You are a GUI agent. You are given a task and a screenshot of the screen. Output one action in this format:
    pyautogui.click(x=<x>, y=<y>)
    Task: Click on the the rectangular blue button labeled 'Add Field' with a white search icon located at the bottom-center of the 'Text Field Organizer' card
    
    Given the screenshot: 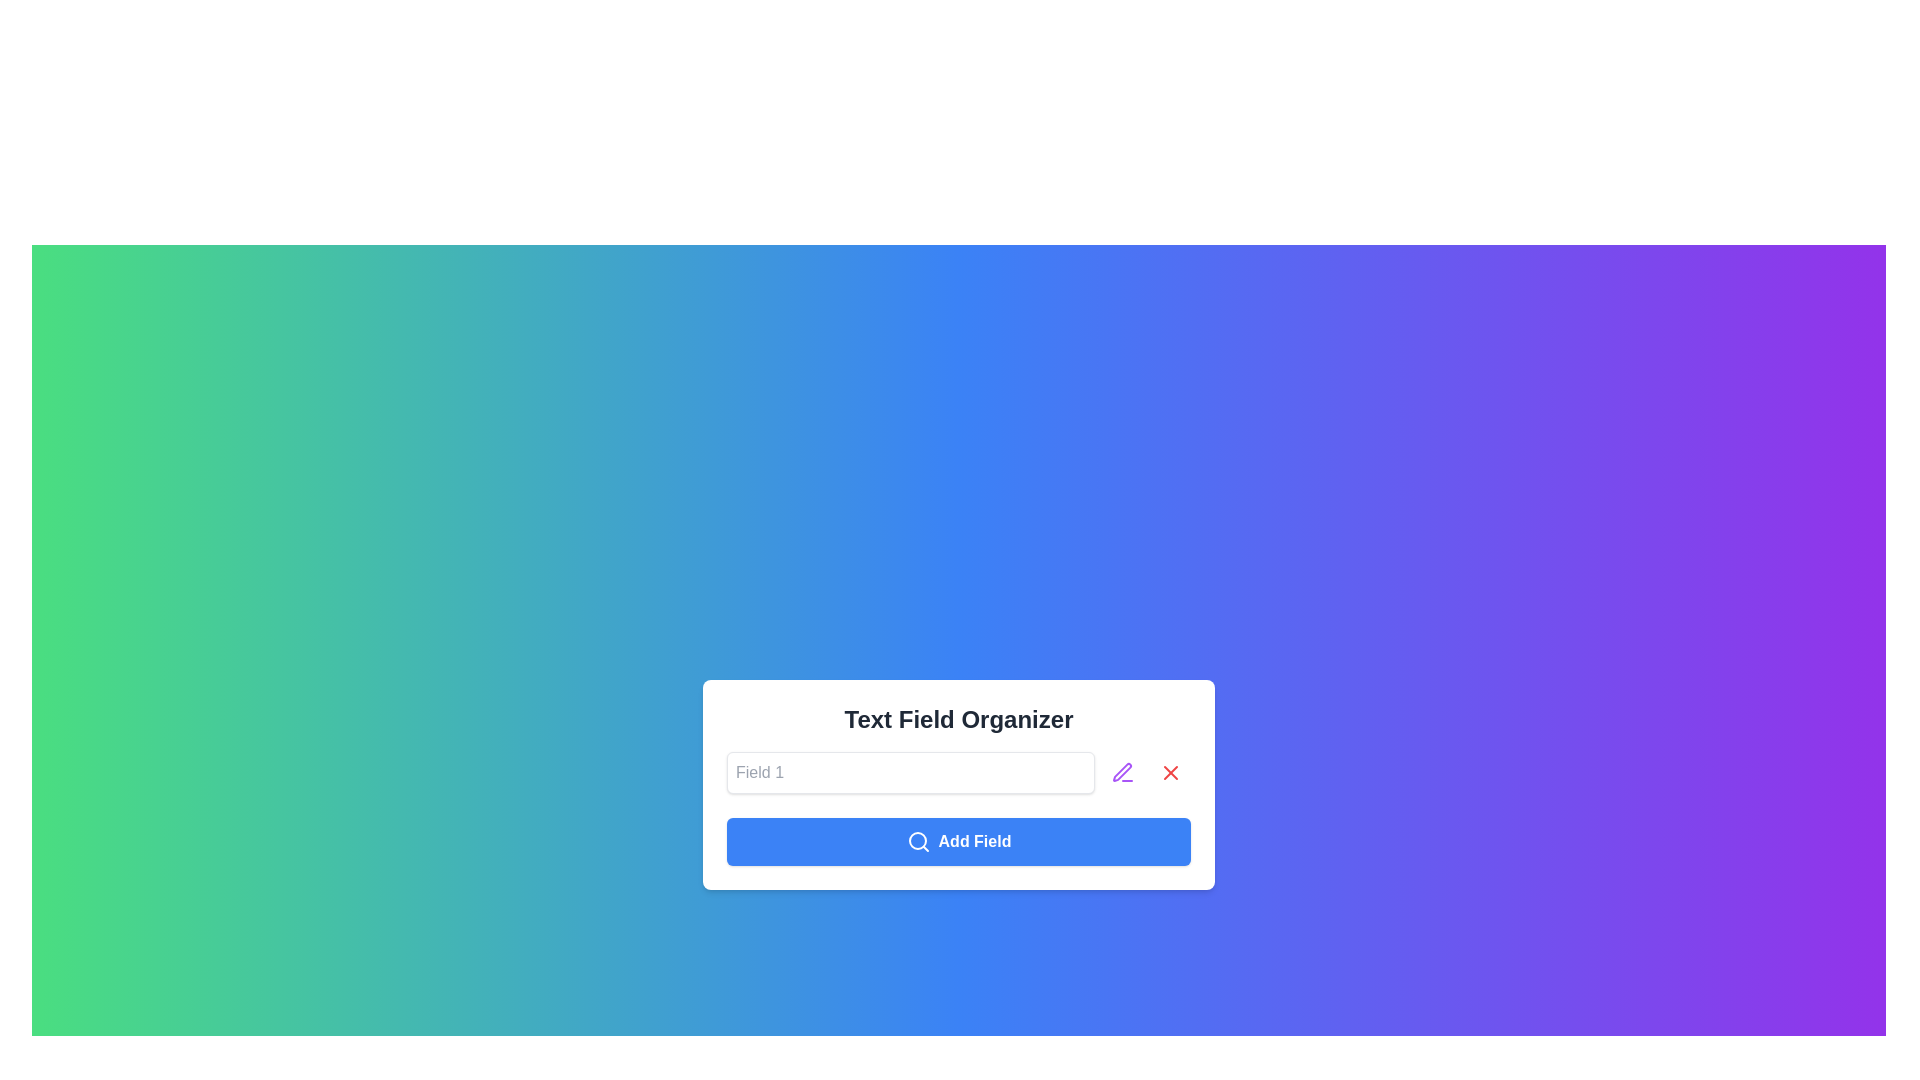 What is the action you would take?
    pyautogui.click(x=958, y=841)
    